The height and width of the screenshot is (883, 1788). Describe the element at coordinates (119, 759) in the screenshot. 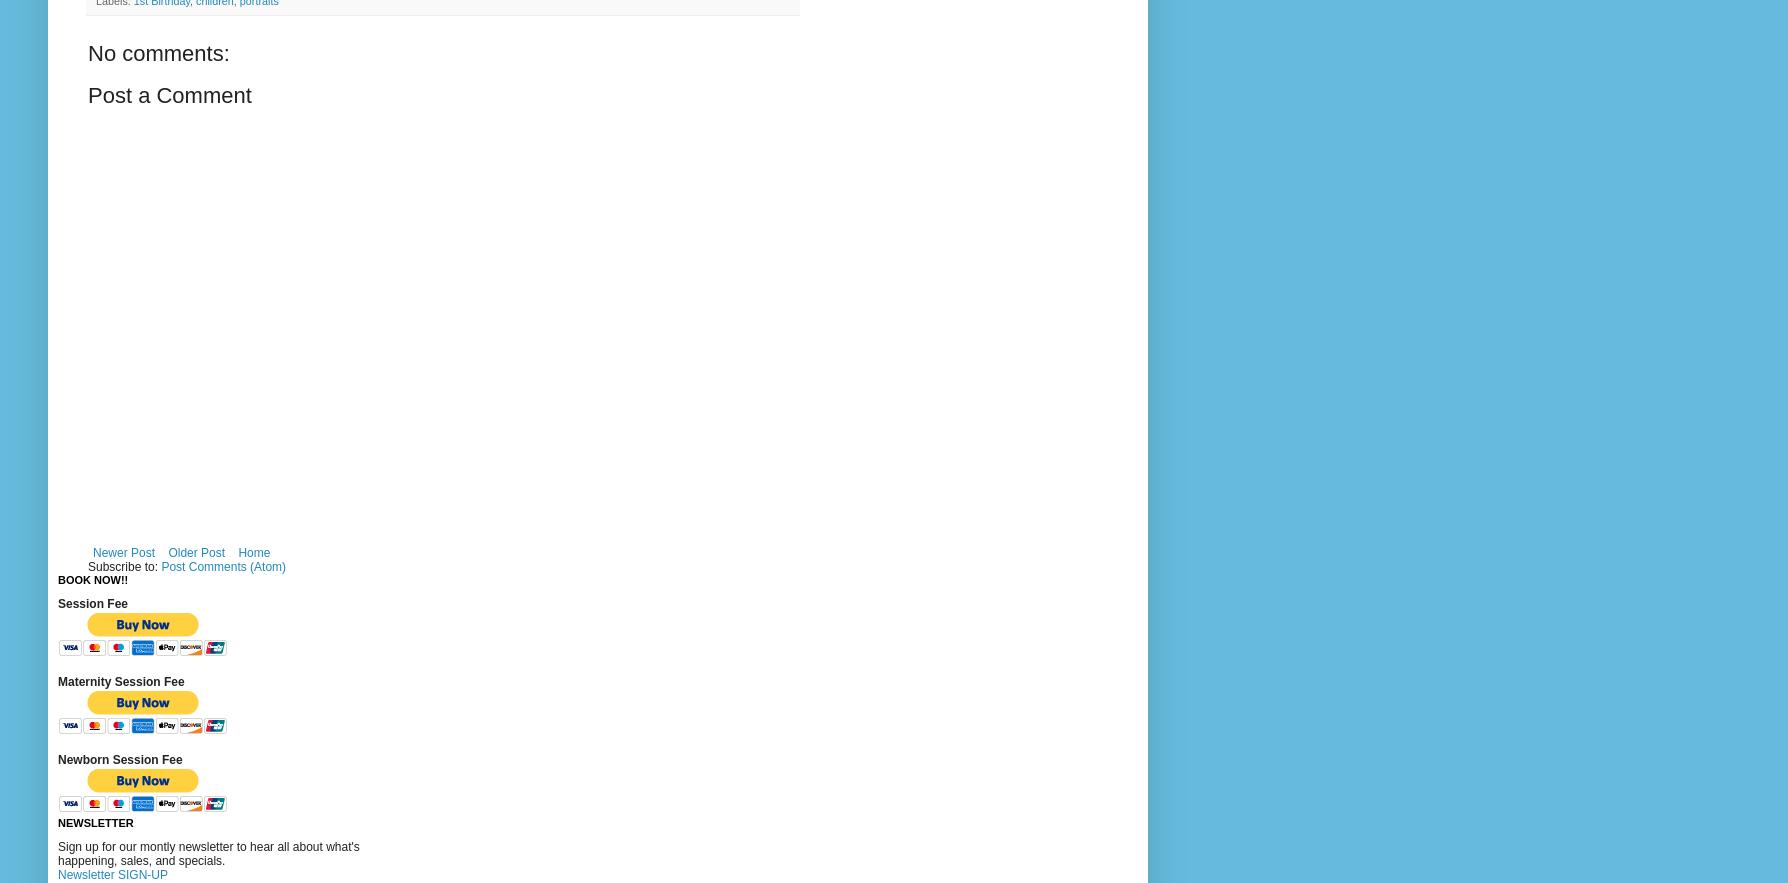

I see `'Newborn Session Fee'` at that location.